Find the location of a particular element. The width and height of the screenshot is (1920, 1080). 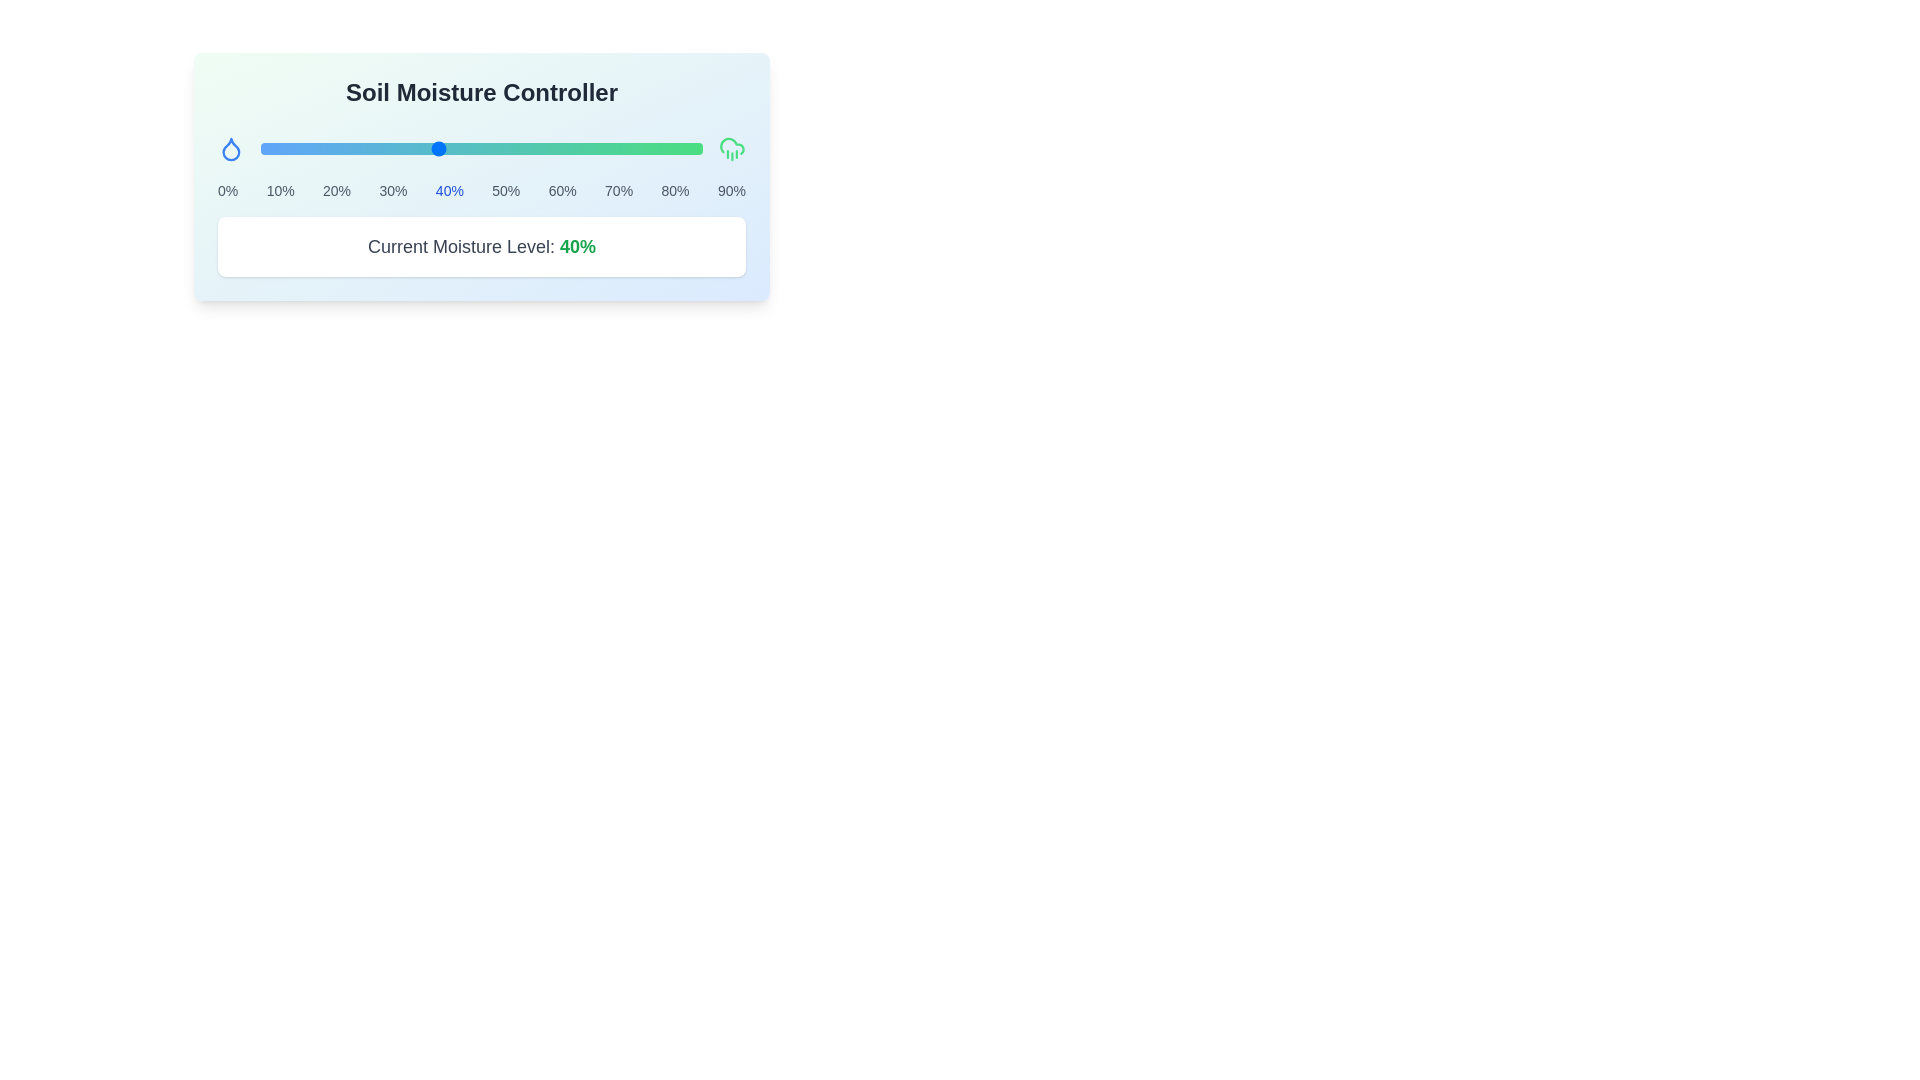

the slider to set the moisture level to 12% is located at coordinates (312, 148).